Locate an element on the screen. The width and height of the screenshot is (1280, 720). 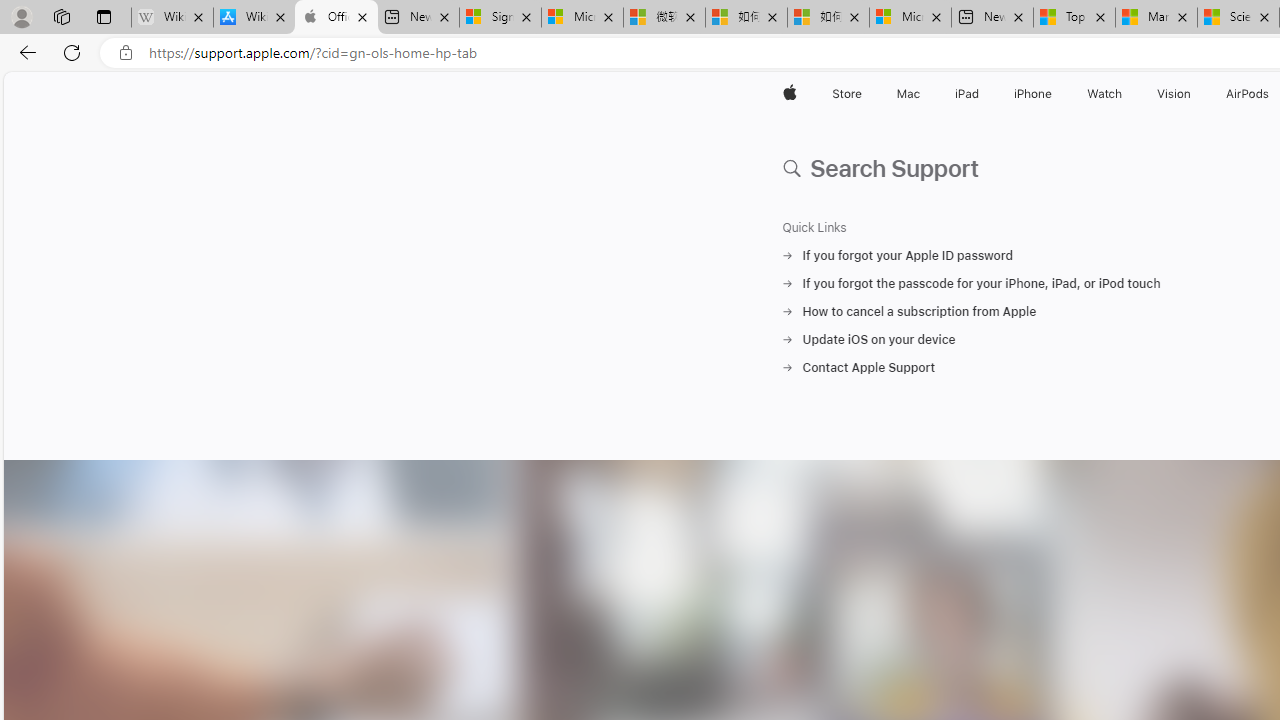
'Store' is located at coordinates (846, 93).